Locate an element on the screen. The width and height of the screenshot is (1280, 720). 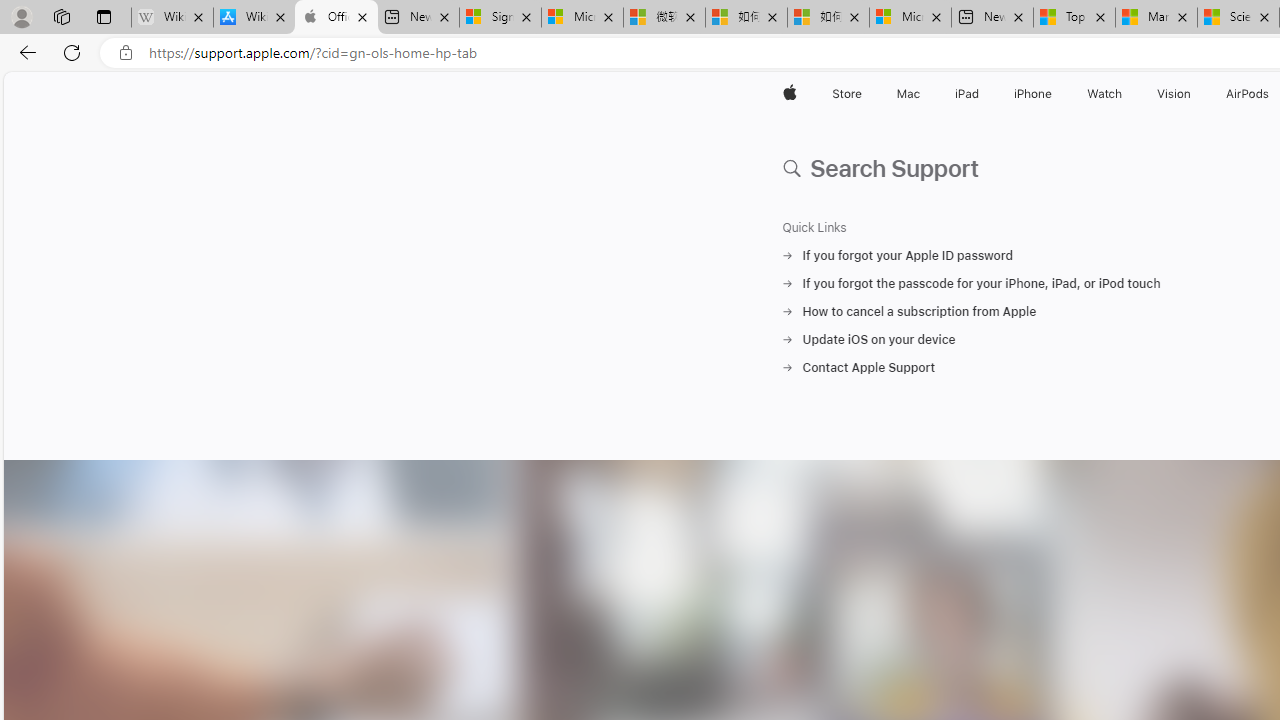
'Store' is located at coordinates (846, 93).